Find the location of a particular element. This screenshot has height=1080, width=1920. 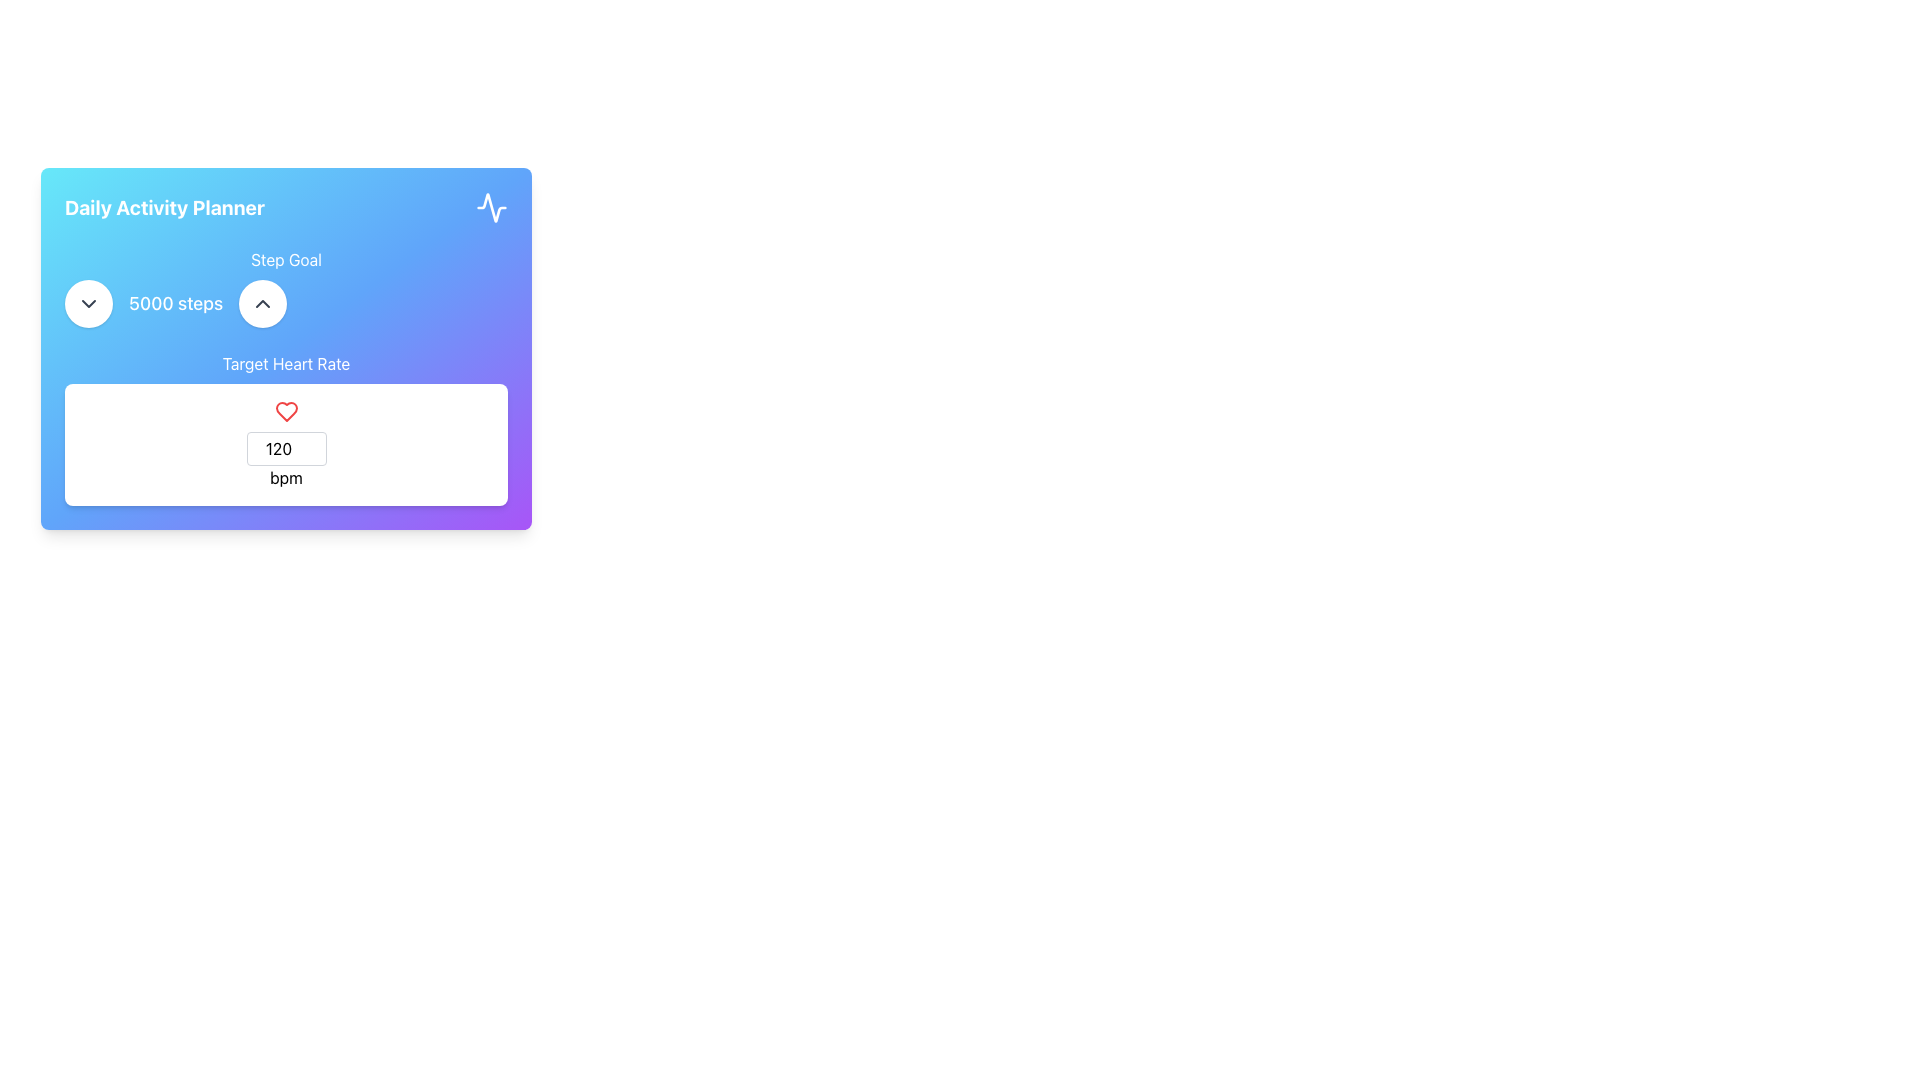

the non-interactive text content displaying the current step goal value, located centrally within the 'Daily Activity Planner' card is located at coordinates (176, 304).